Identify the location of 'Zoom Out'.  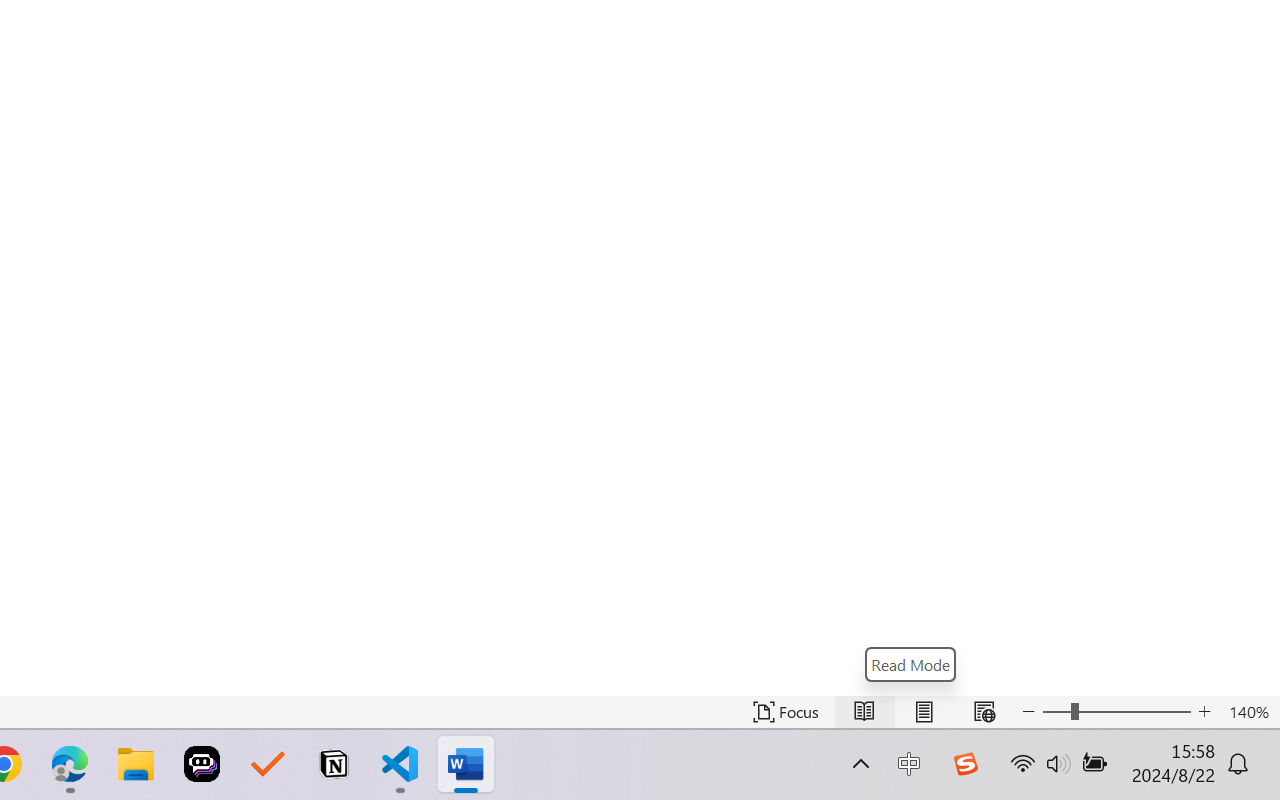
(1055, 711).